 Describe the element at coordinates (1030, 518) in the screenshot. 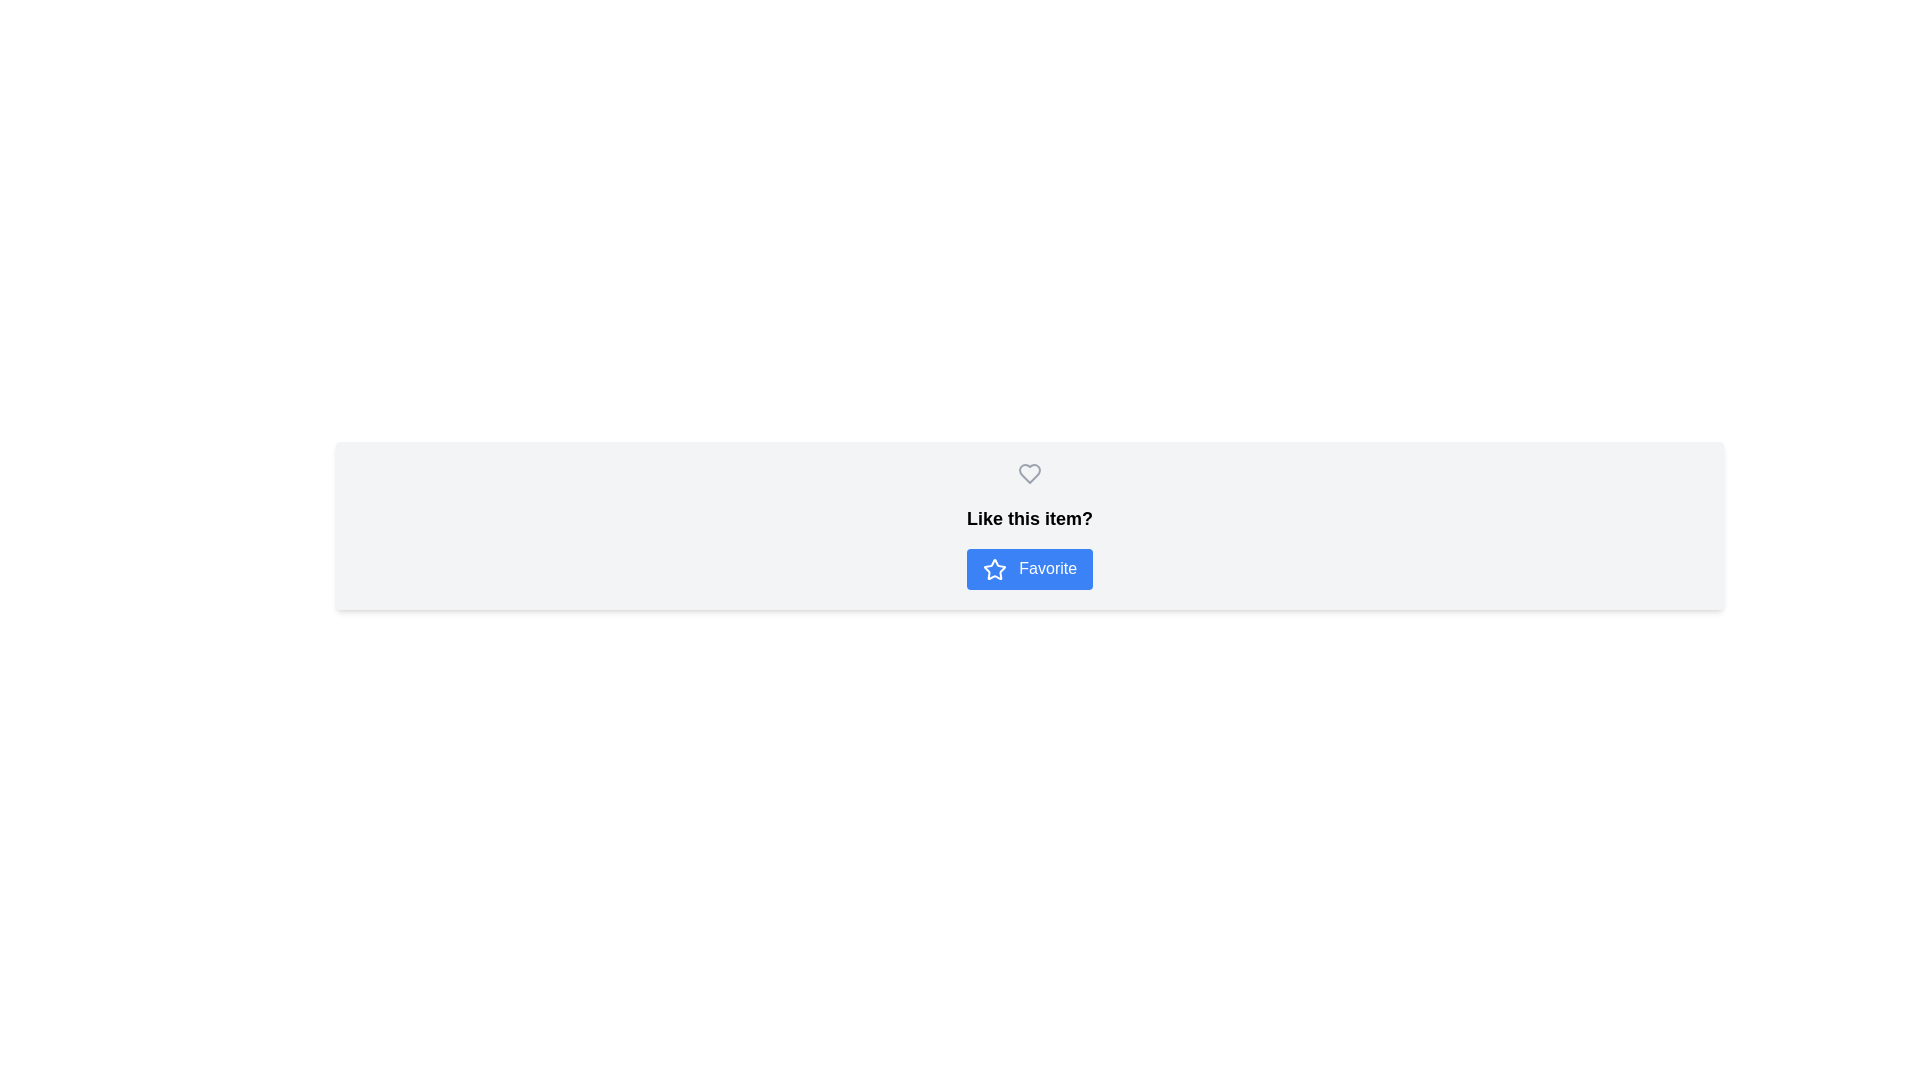

I see `the static text label that serves as a question prompt to the user, located above the 'Favorite' button and beneath a heart icon` at that location.